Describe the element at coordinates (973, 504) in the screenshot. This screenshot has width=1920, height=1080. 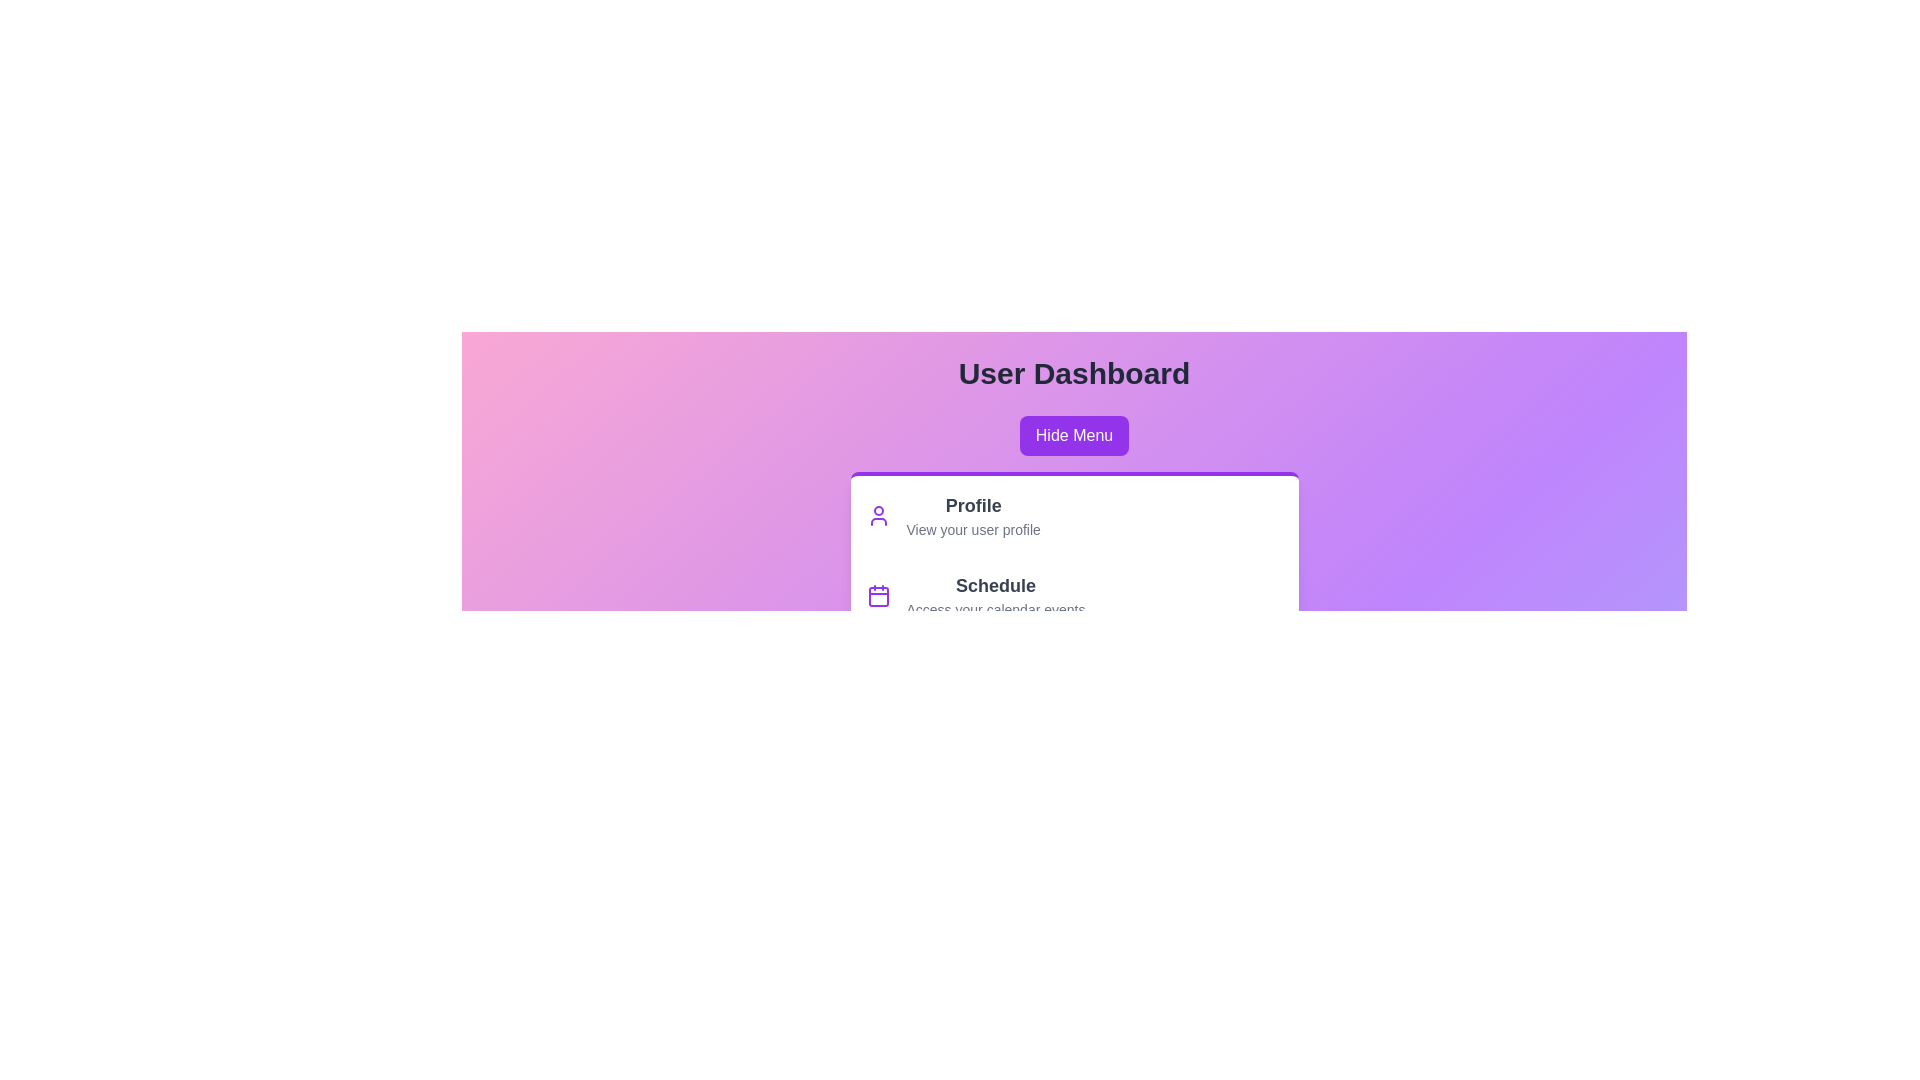
I see `the menu item Profile from the displayed options` at that location.